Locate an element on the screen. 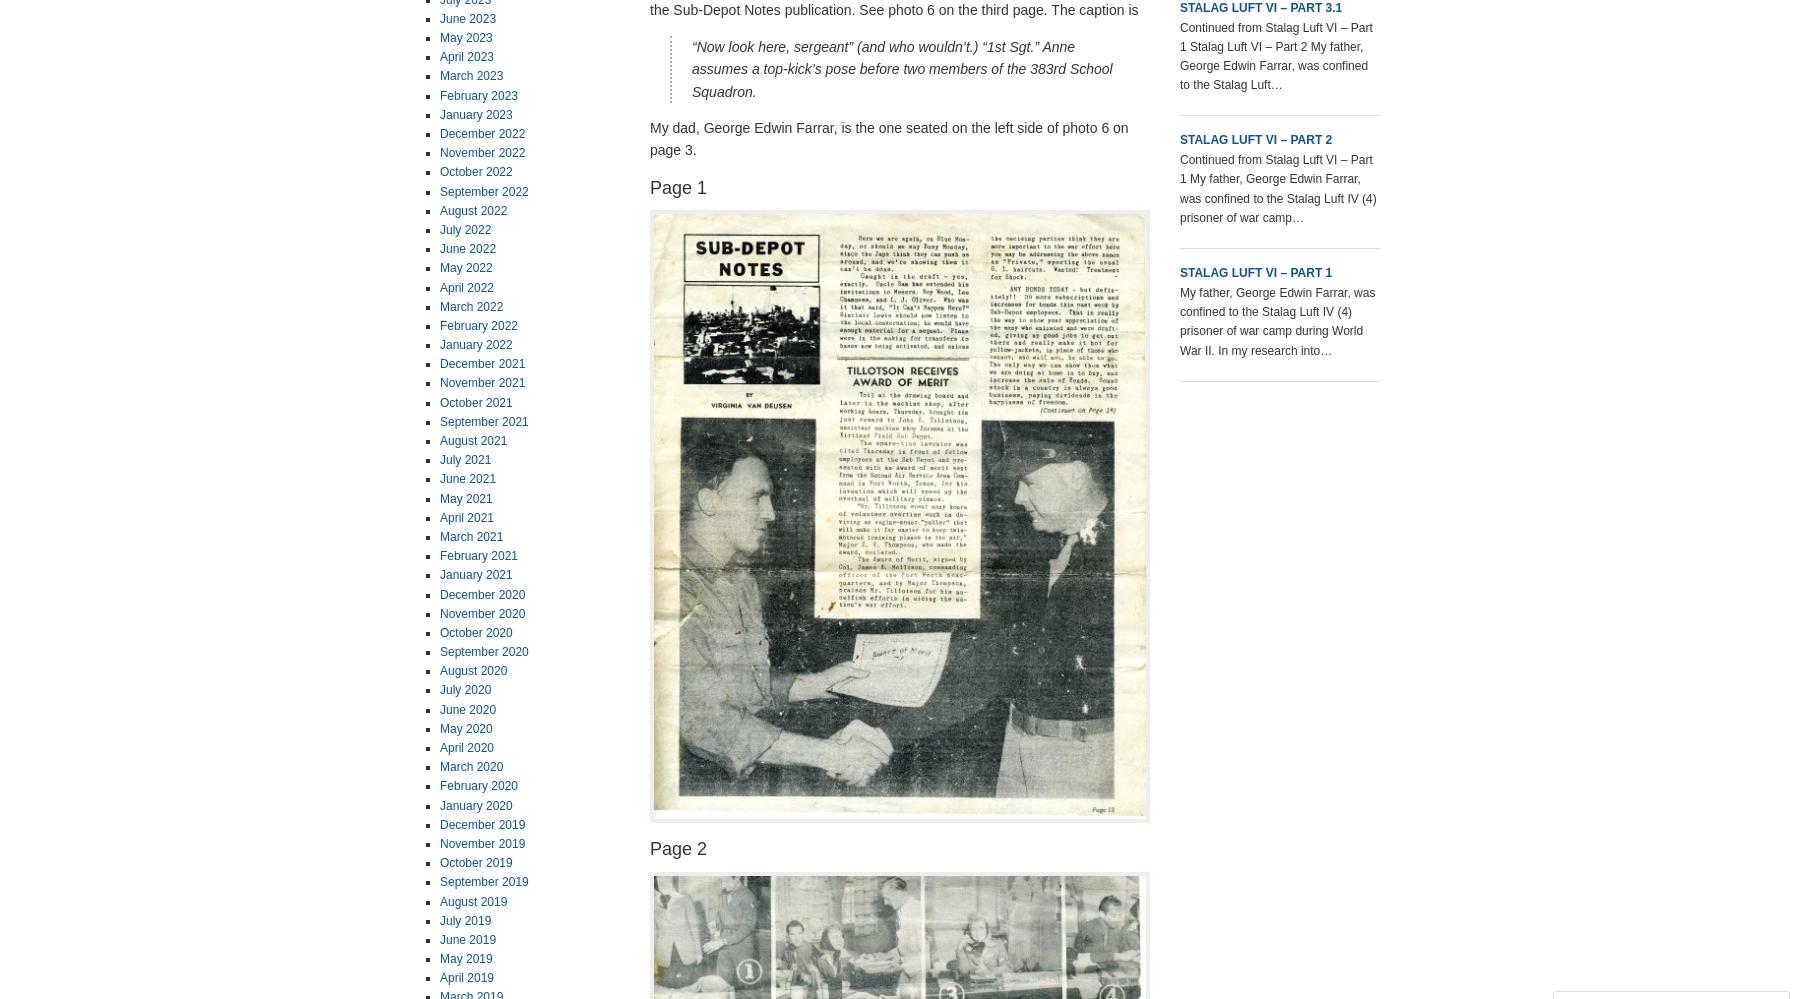 The width and height of the screenshot is (1800, 999). 'April 2022' is located at coordinates (465, 286).